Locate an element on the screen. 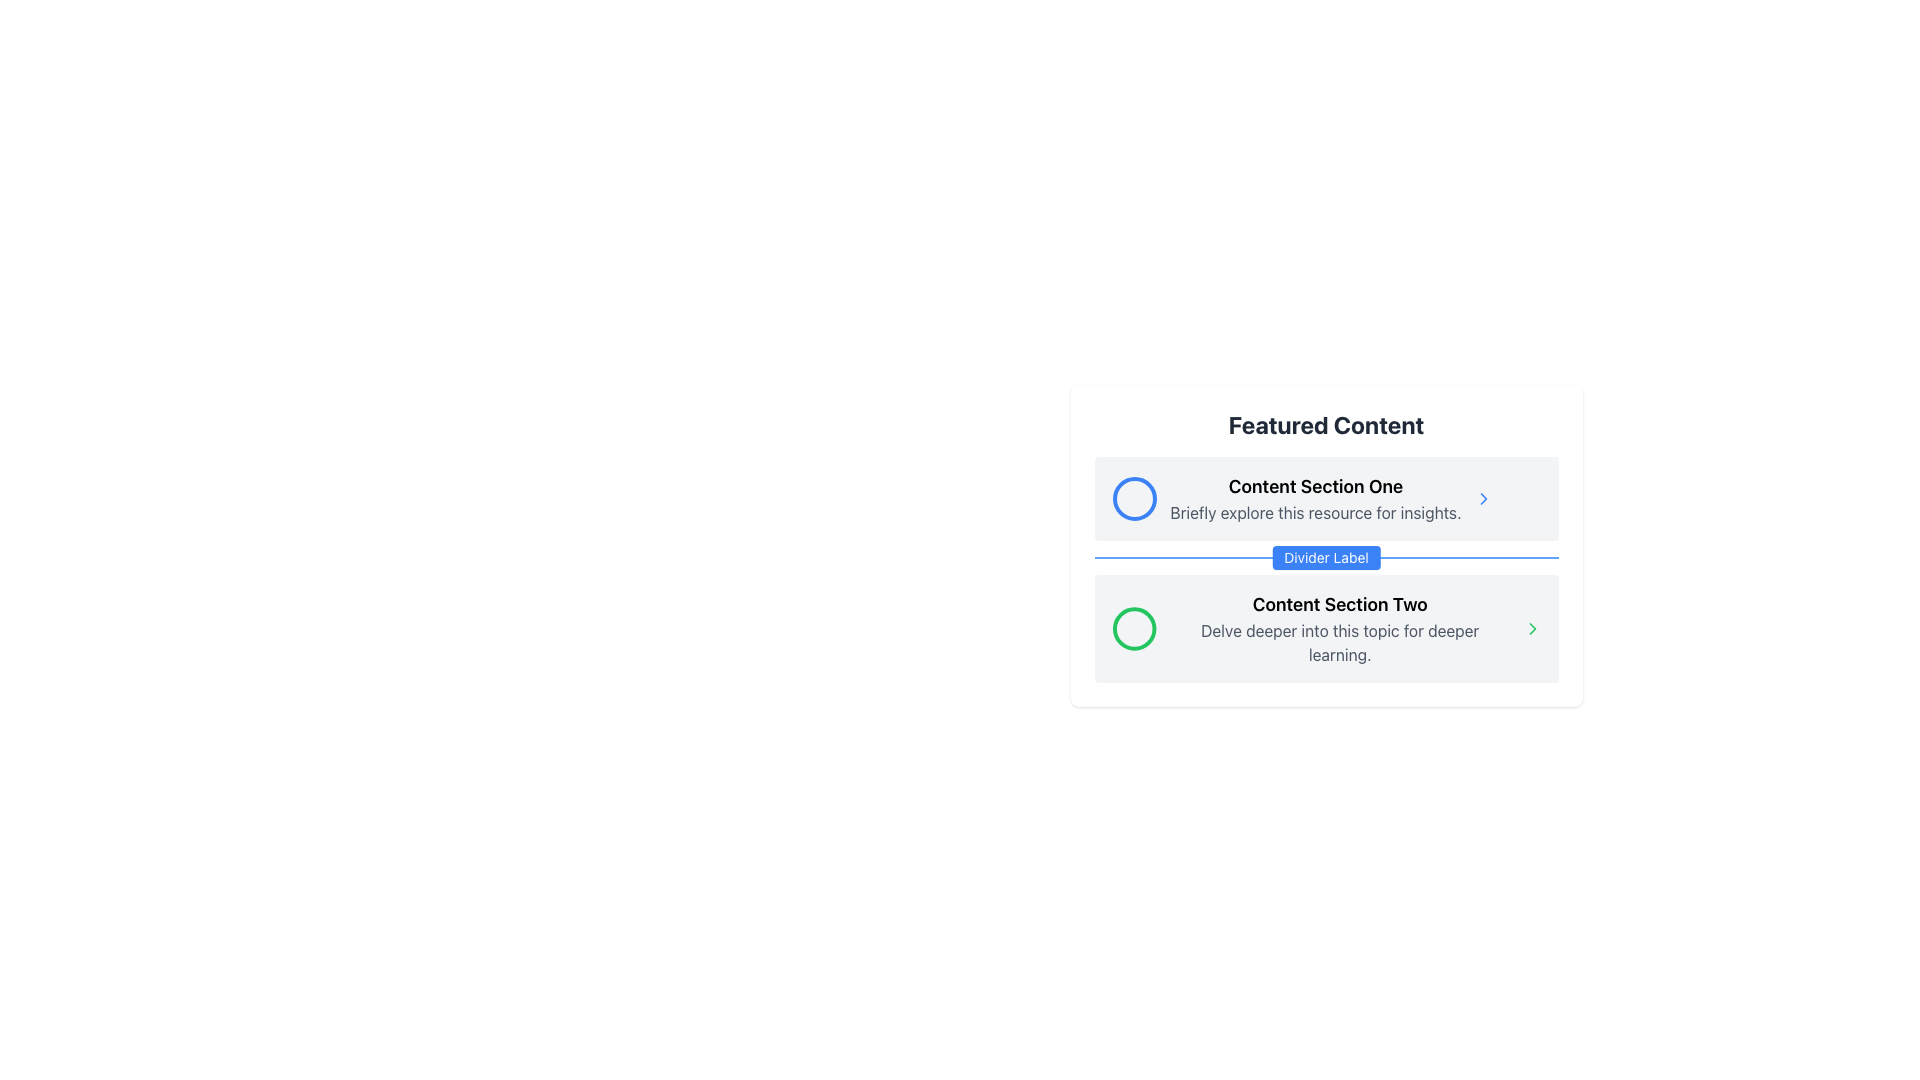 This screenshot has width=1920, height=1080. the decorated horizontal divider labeled 'Content Section One' and 'Content Section Two', which serves as a visual separator between these sections is located at coordinates (1326, 558).